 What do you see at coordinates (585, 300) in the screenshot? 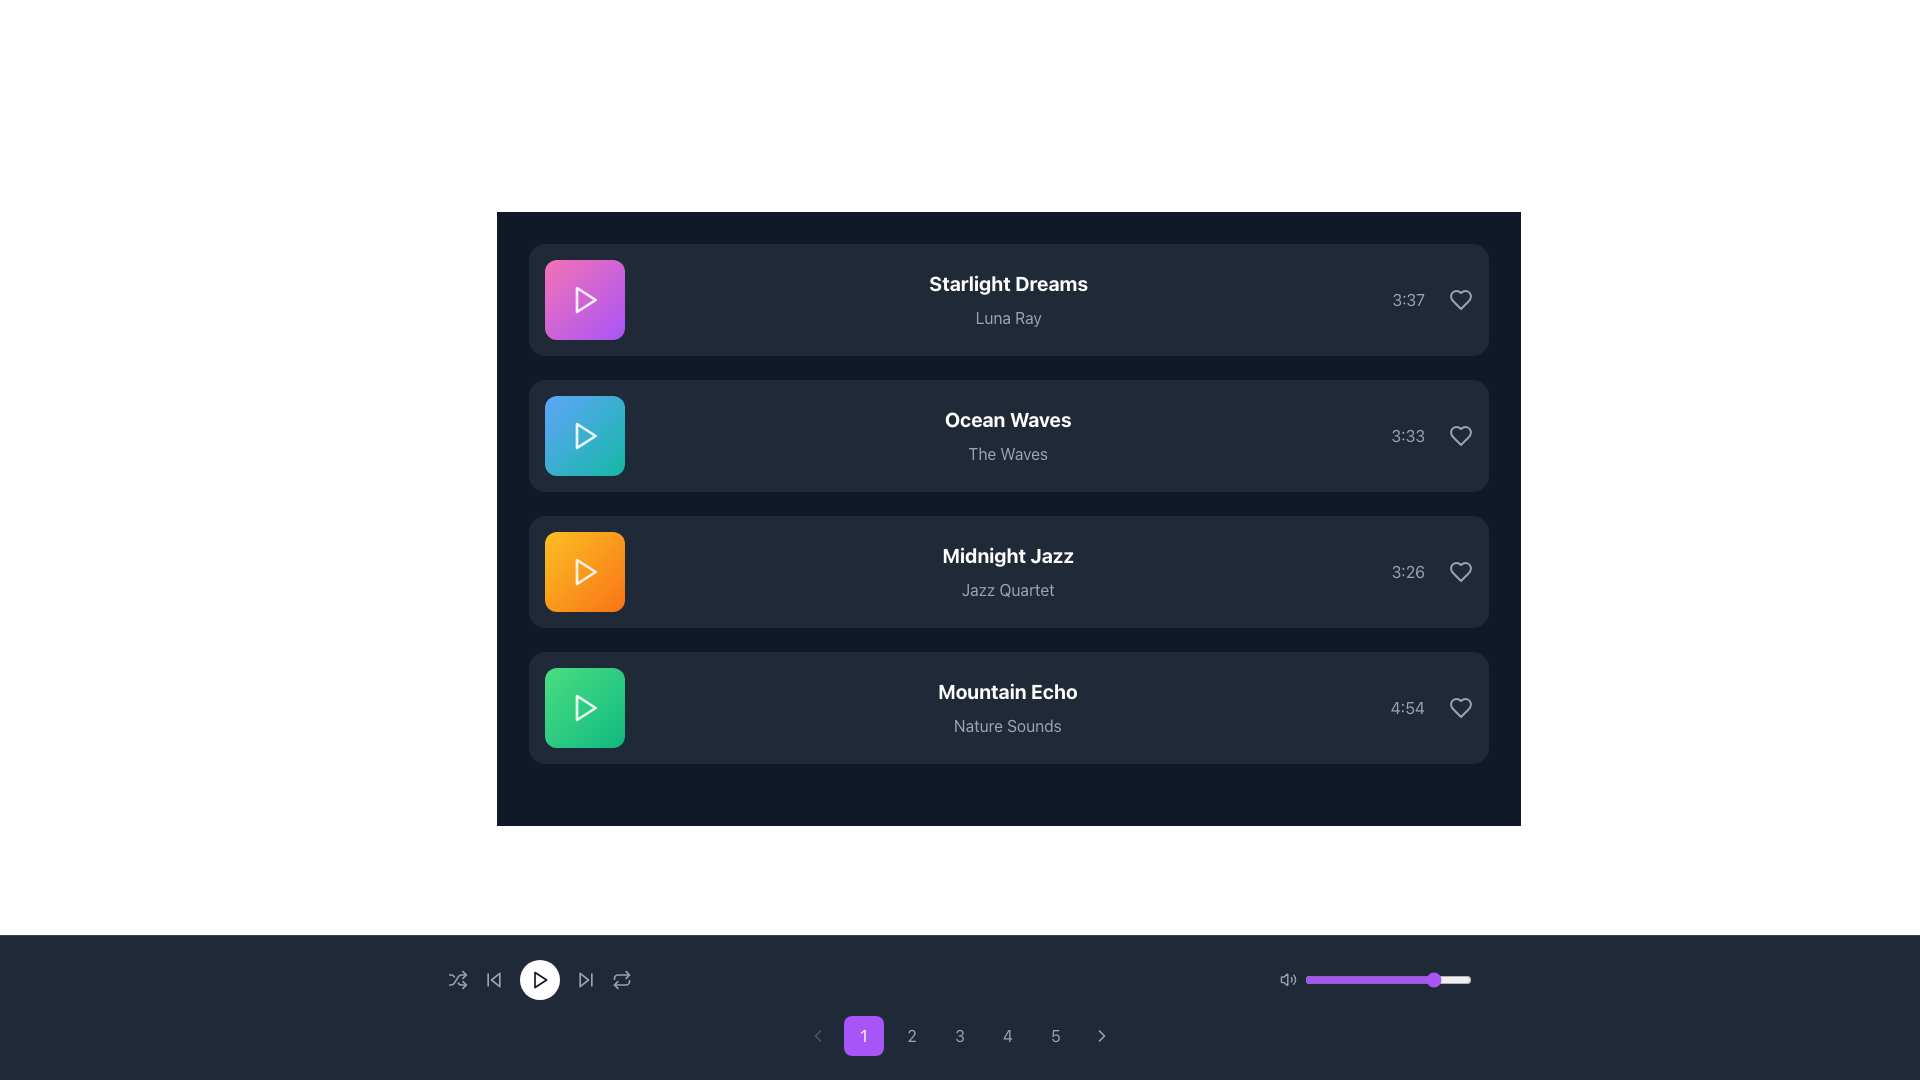
I see `the solid white triangle play icon located within the purple square at the top-left corner of the first audio item` at bounding box center [585, 300].